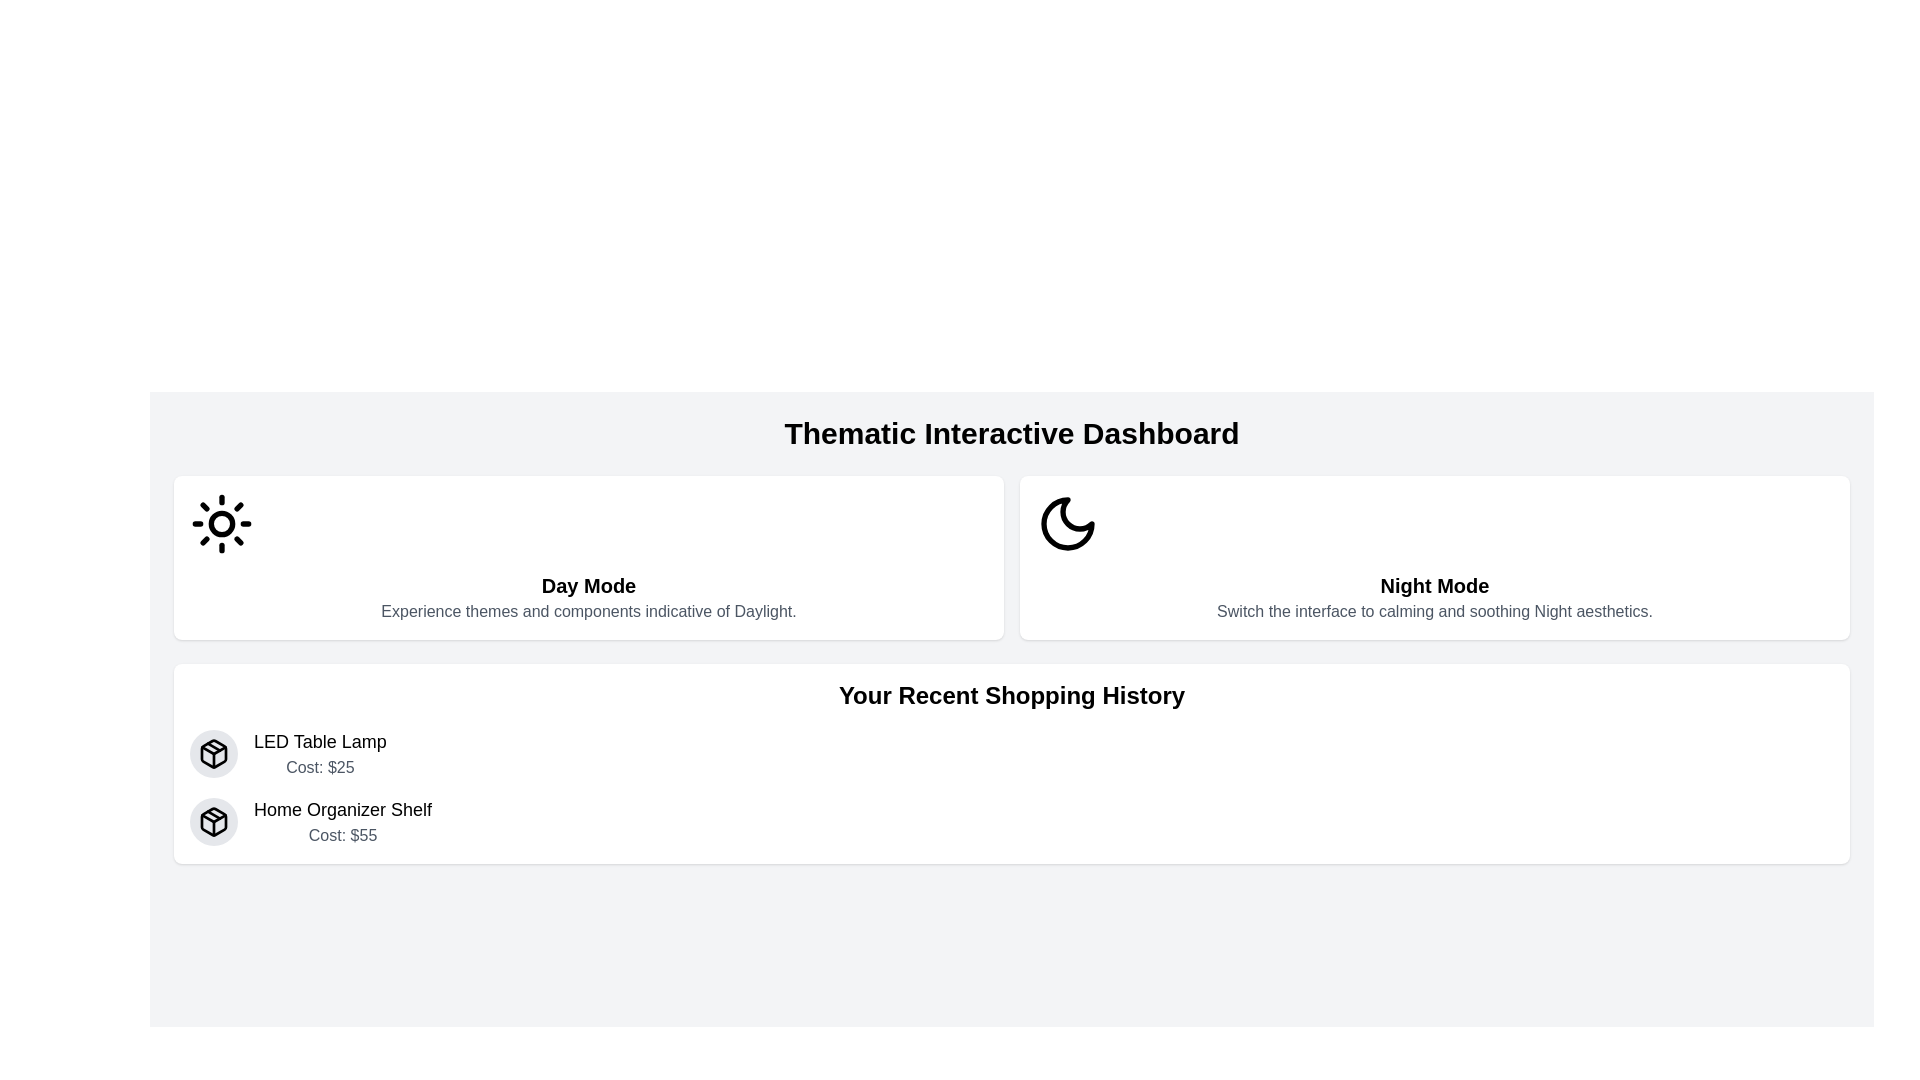 The height and width of the screenshot is (1080, 1920). What do you see at coordinates (1434, 611) in the screenshot?
I see `text label styled in gray that says 'Switch the interface to calming and soothing Night aesthetics.' positioned below the 'Night Mode' title` at bounding box center [1434, 611].